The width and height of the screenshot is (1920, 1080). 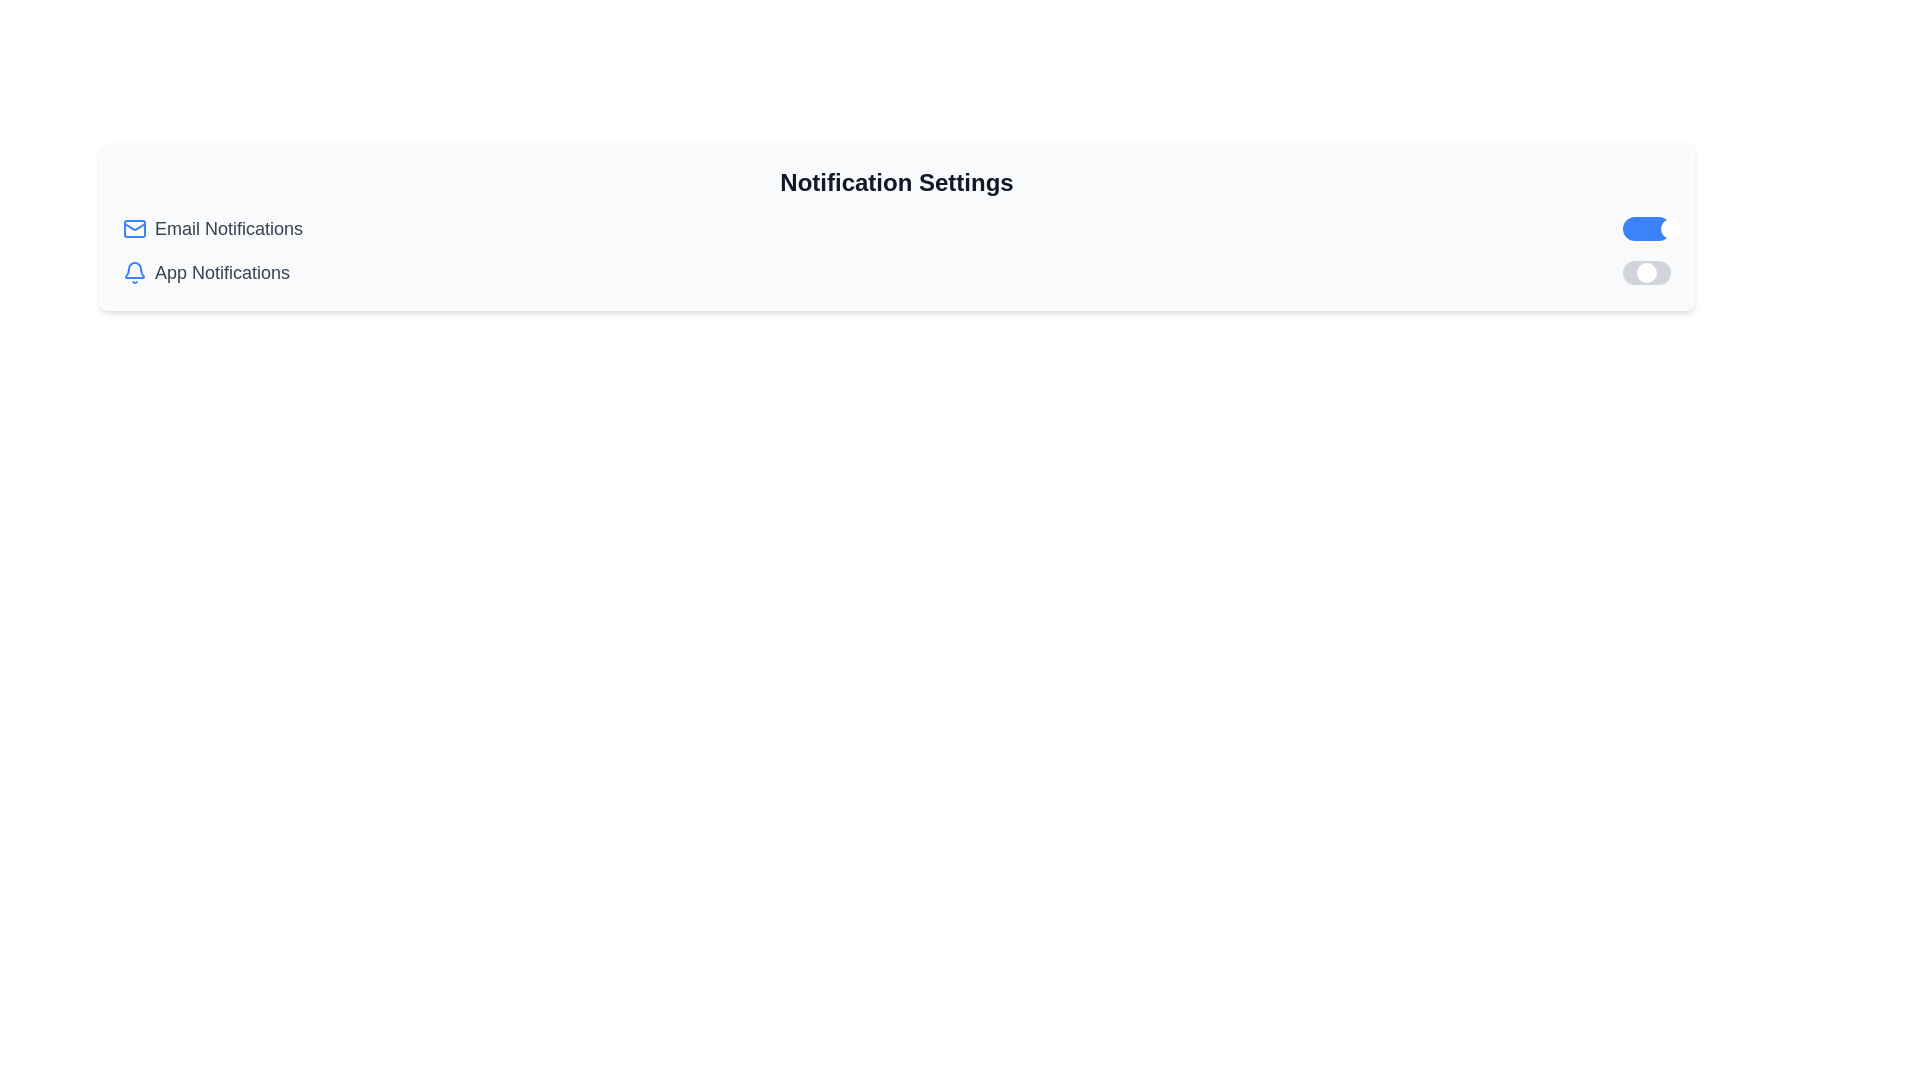 I want to click on the notification icon located to the left of the 'App Notifications' label in the notification settings interface, which is the second icon from the top, so click(x=133, y=270).